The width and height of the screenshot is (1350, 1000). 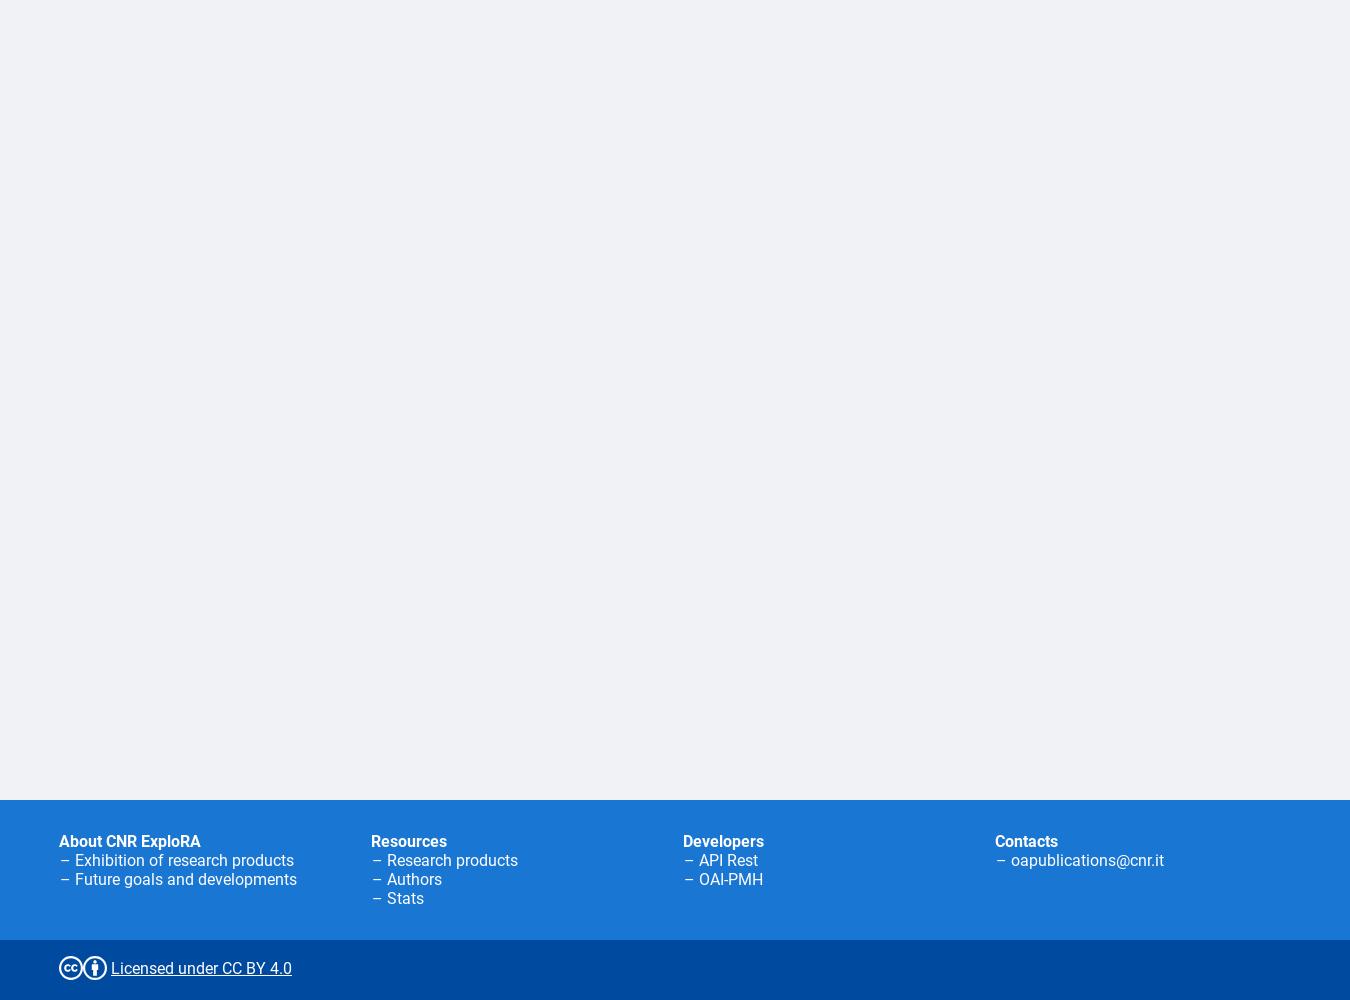 What do you see at coordinates (74, 879) in the screenshot?
I see `'Future goals and developments'` at bounding box center [74, 879].